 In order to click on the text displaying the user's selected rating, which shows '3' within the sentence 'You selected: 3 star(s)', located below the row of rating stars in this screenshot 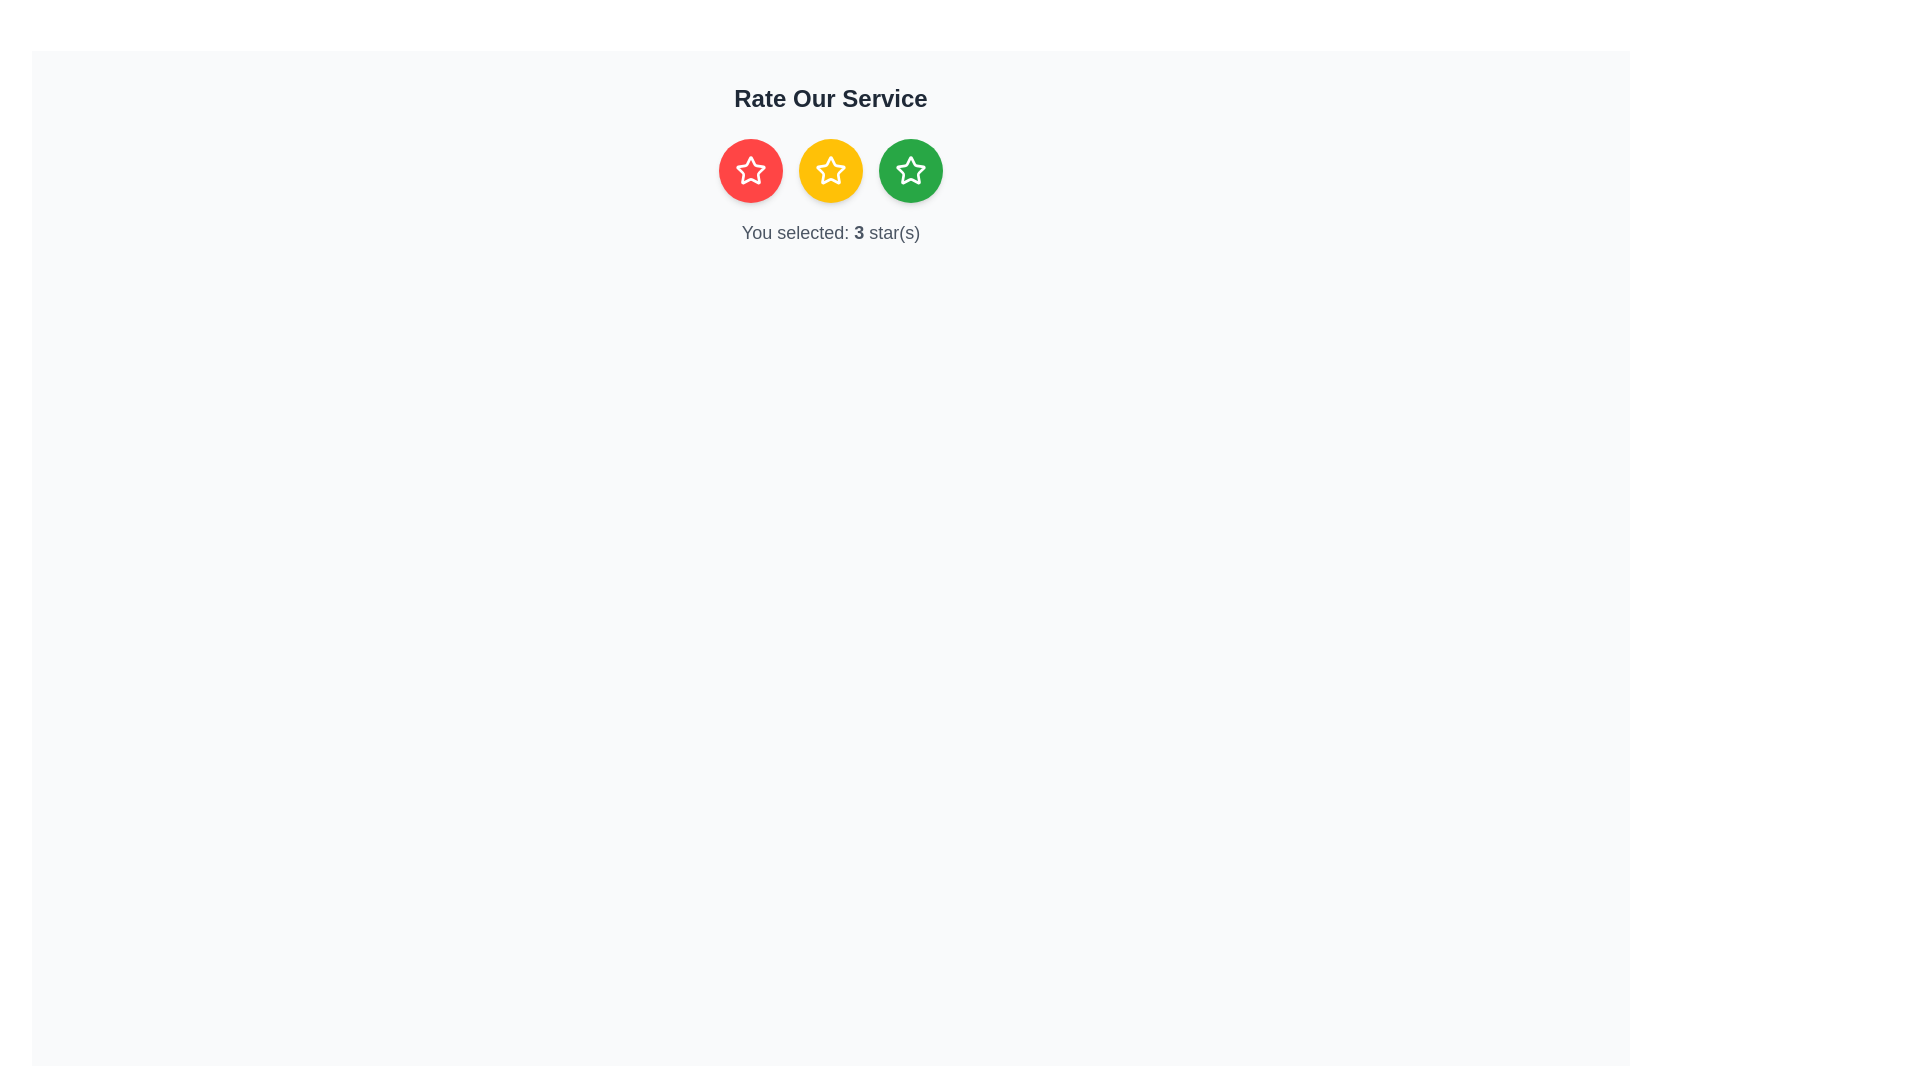, I will do `click(859, 231)`.